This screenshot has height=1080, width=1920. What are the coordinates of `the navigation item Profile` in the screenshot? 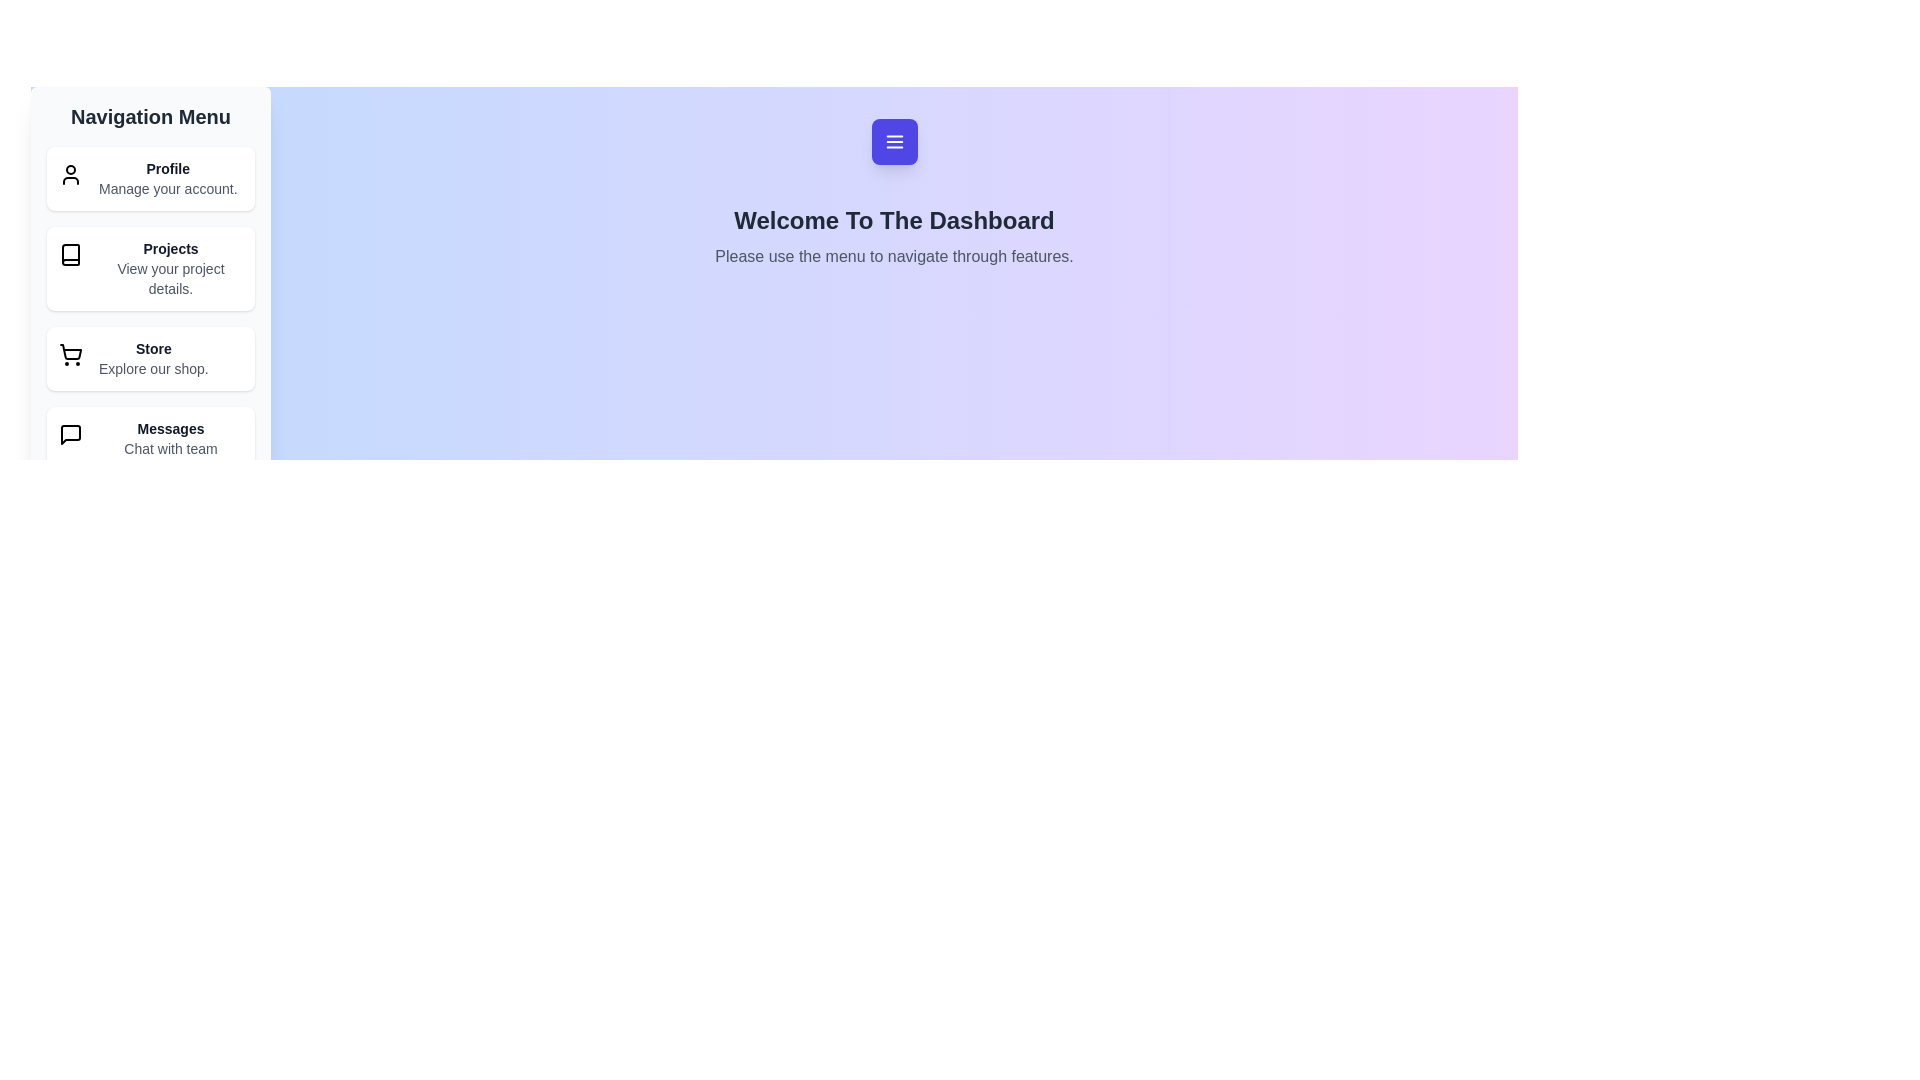 It's located at (149, 177).